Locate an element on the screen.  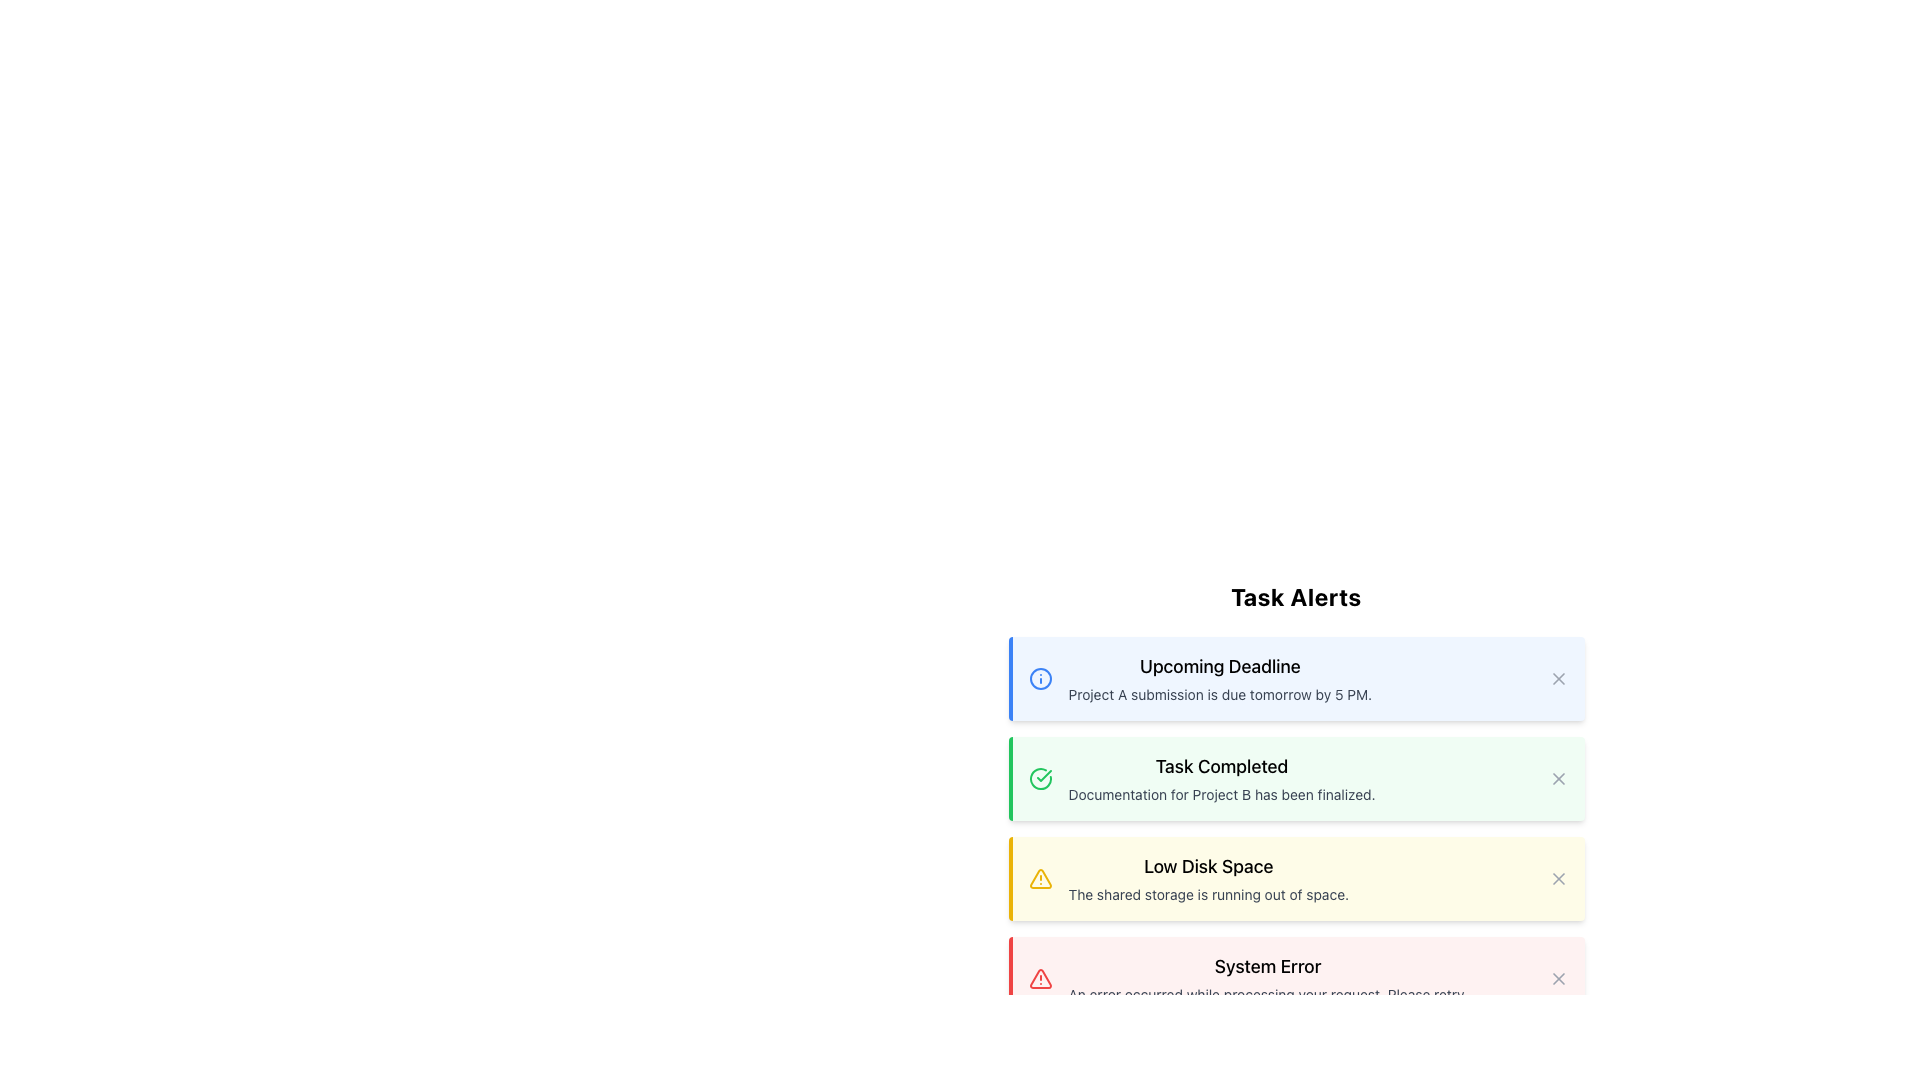
the title text label of the error message box, which indicates an issue or problem to the user, located at the bottom of the vertical list of alert boxes is located at coordinates (1266, 966).